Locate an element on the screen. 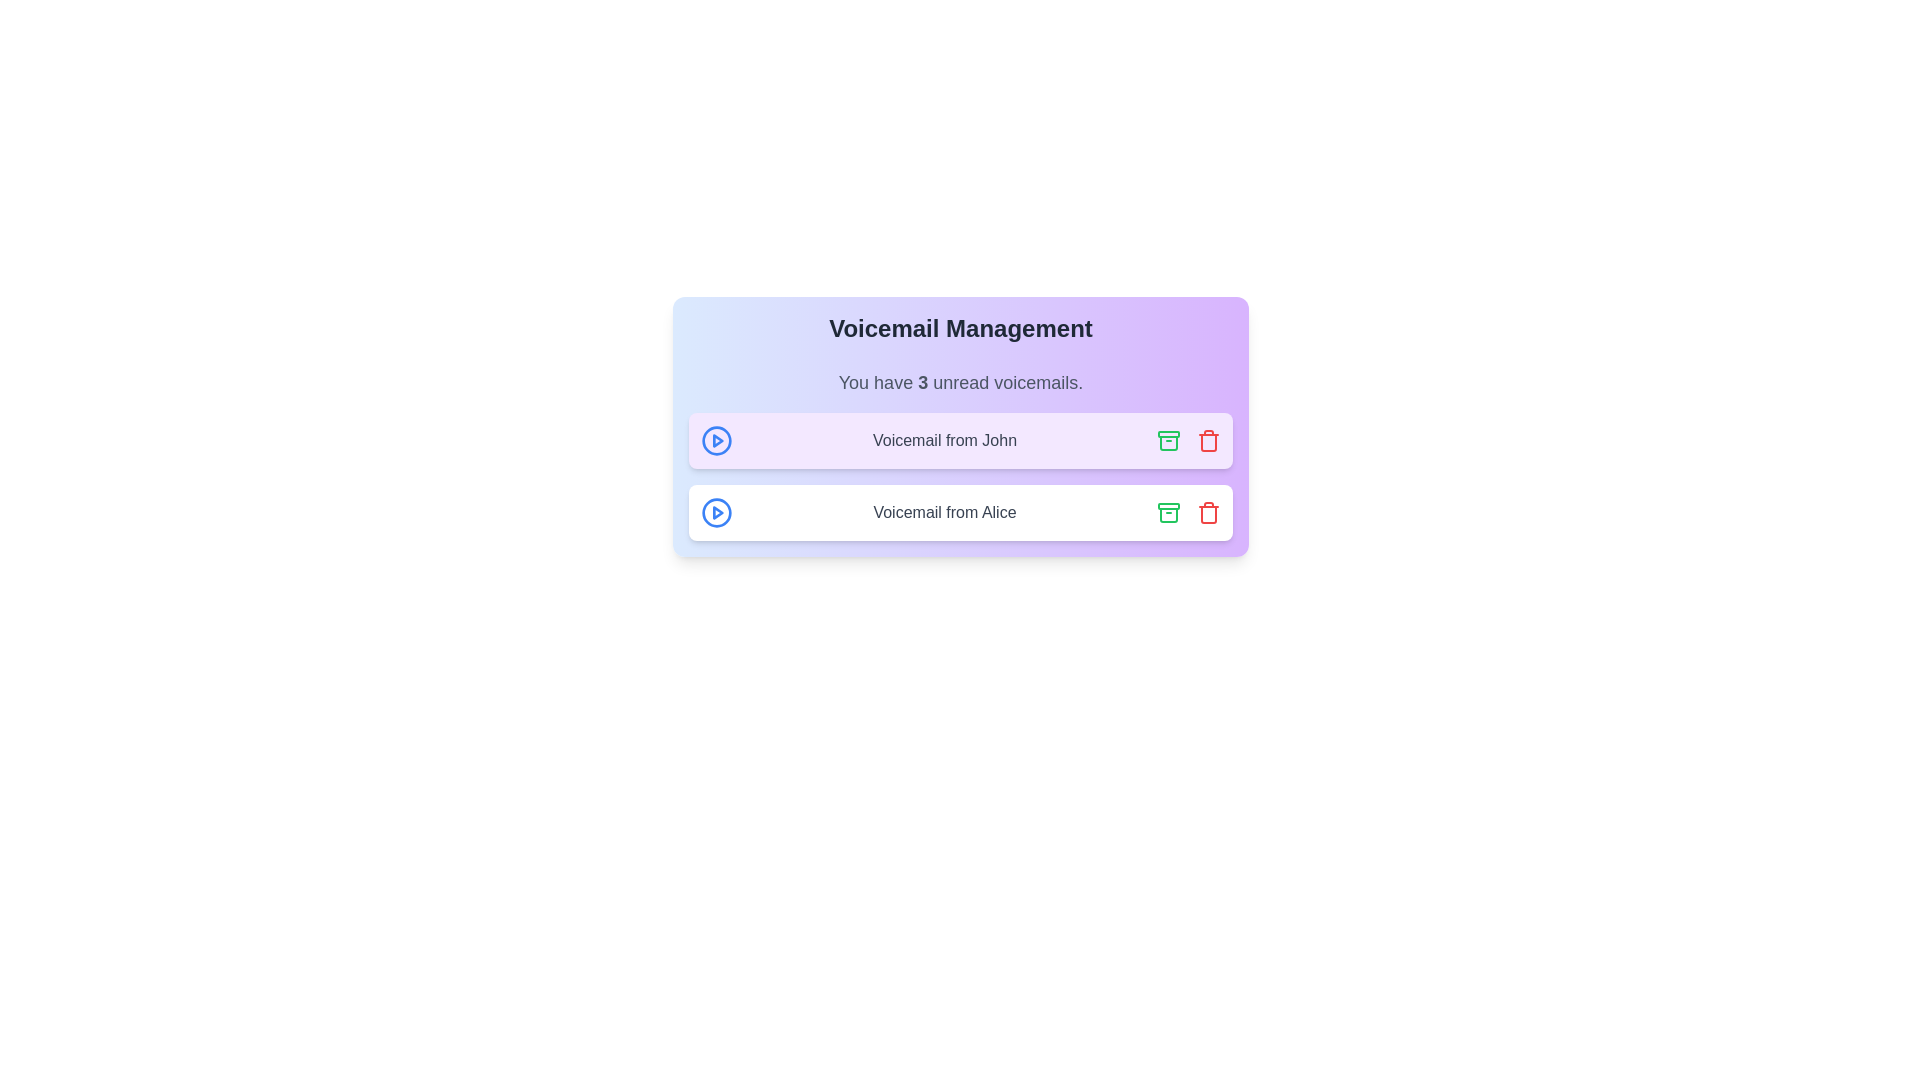 The height and width of the screenshot is (1080, 1920). the middle layer of the rightmost green archive icon in the second row of the voicemail list, which represents part of the archive icon is located at coordinates (1169, 514).